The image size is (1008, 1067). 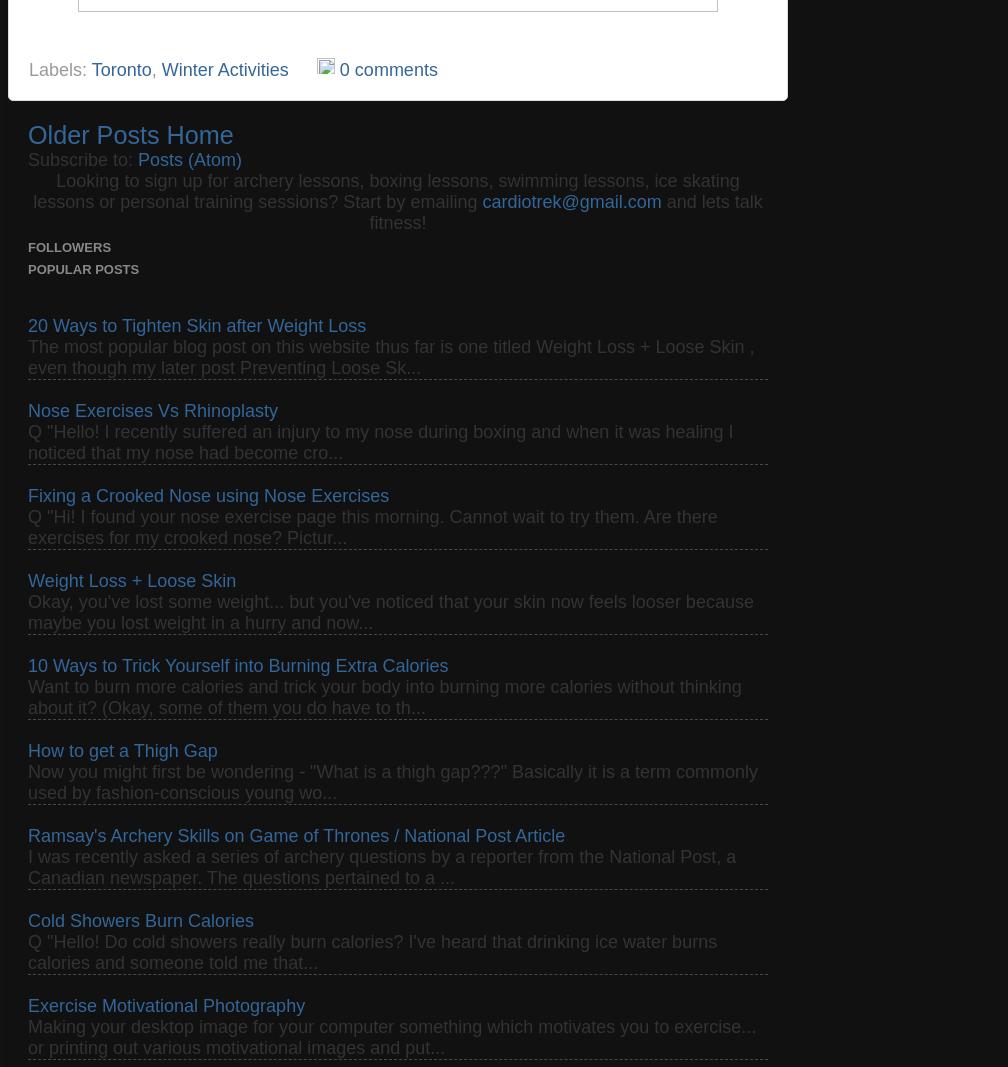 I want to click on 'Posts (Atom)', so click(x=137, y=157).